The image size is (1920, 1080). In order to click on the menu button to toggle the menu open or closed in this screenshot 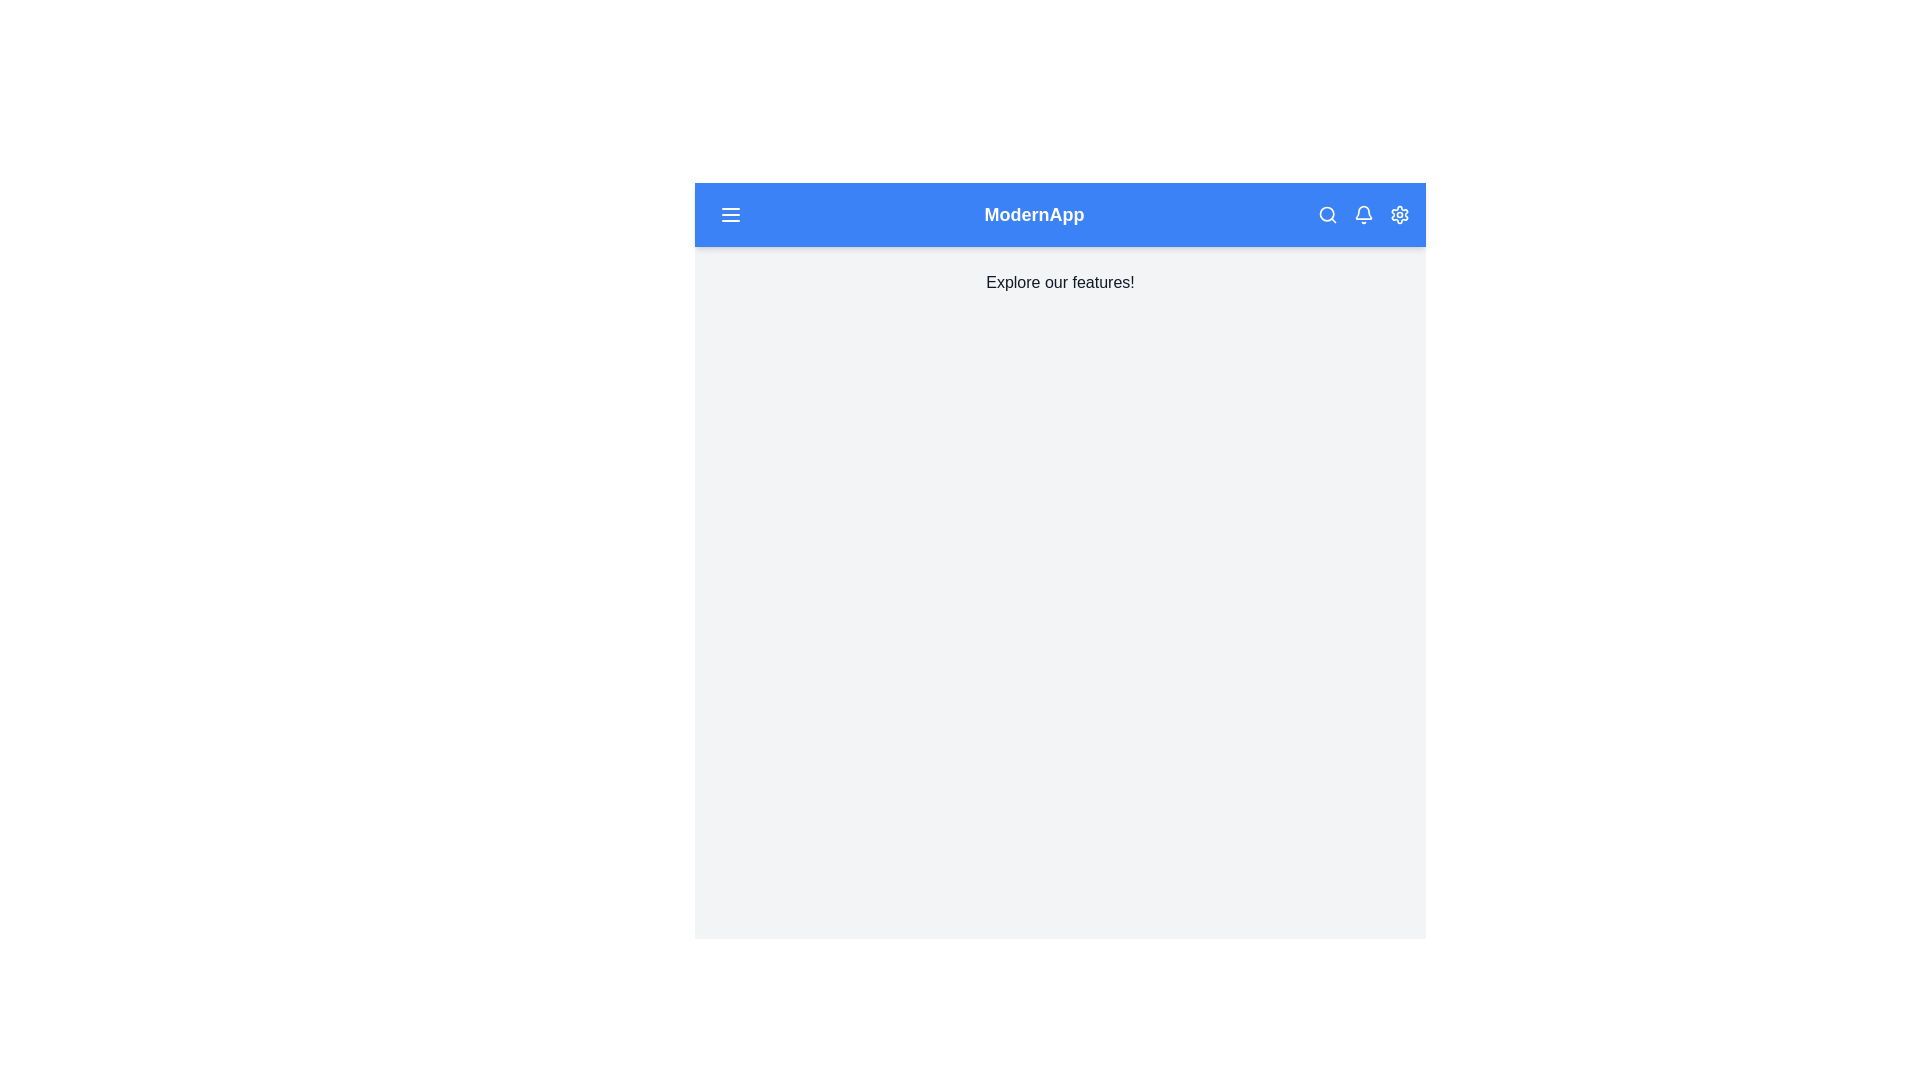, I will do `click(729, 215)`.